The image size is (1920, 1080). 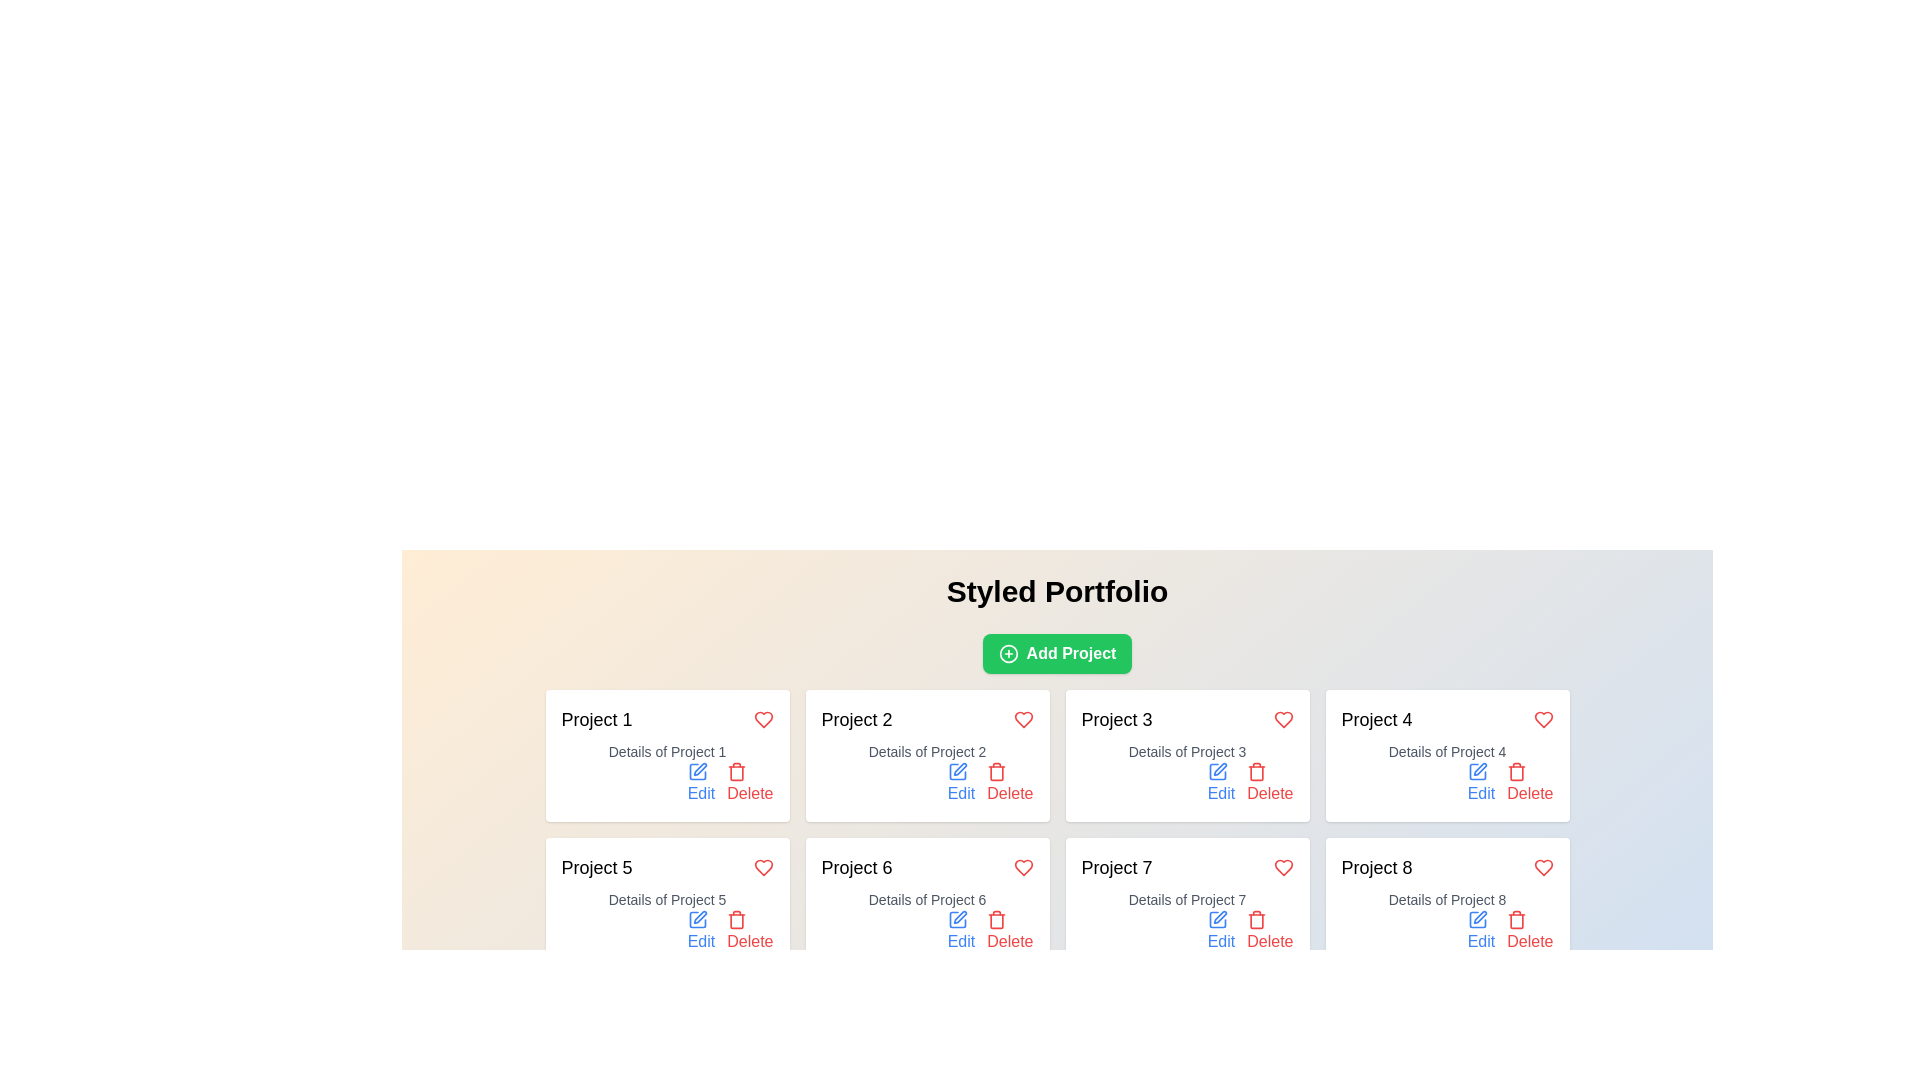 I want to click on the edit button (icon-based) located in the bottom-right corner of the 'Project 7' box, so click(x=1216, y=920).